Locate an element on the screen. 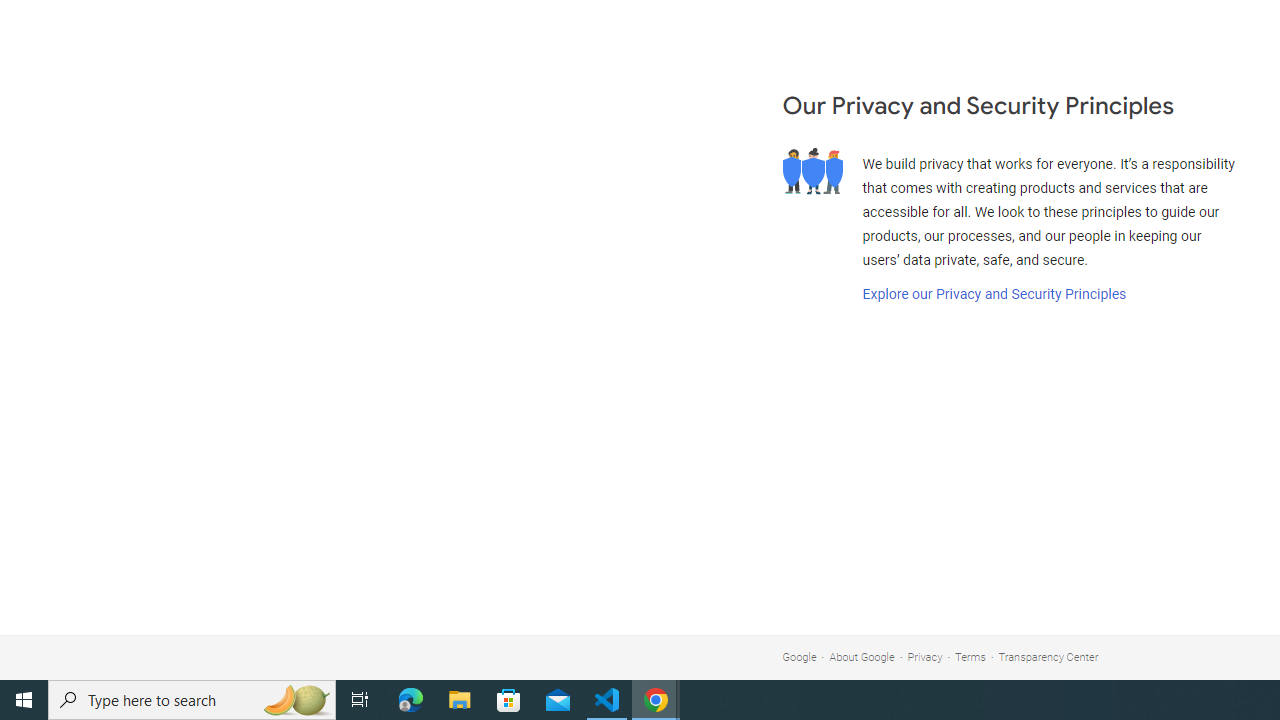 Image resolution: width=1280 pixels, height=720 pixels. 'Privacy' is located at coordinates (924, 657).